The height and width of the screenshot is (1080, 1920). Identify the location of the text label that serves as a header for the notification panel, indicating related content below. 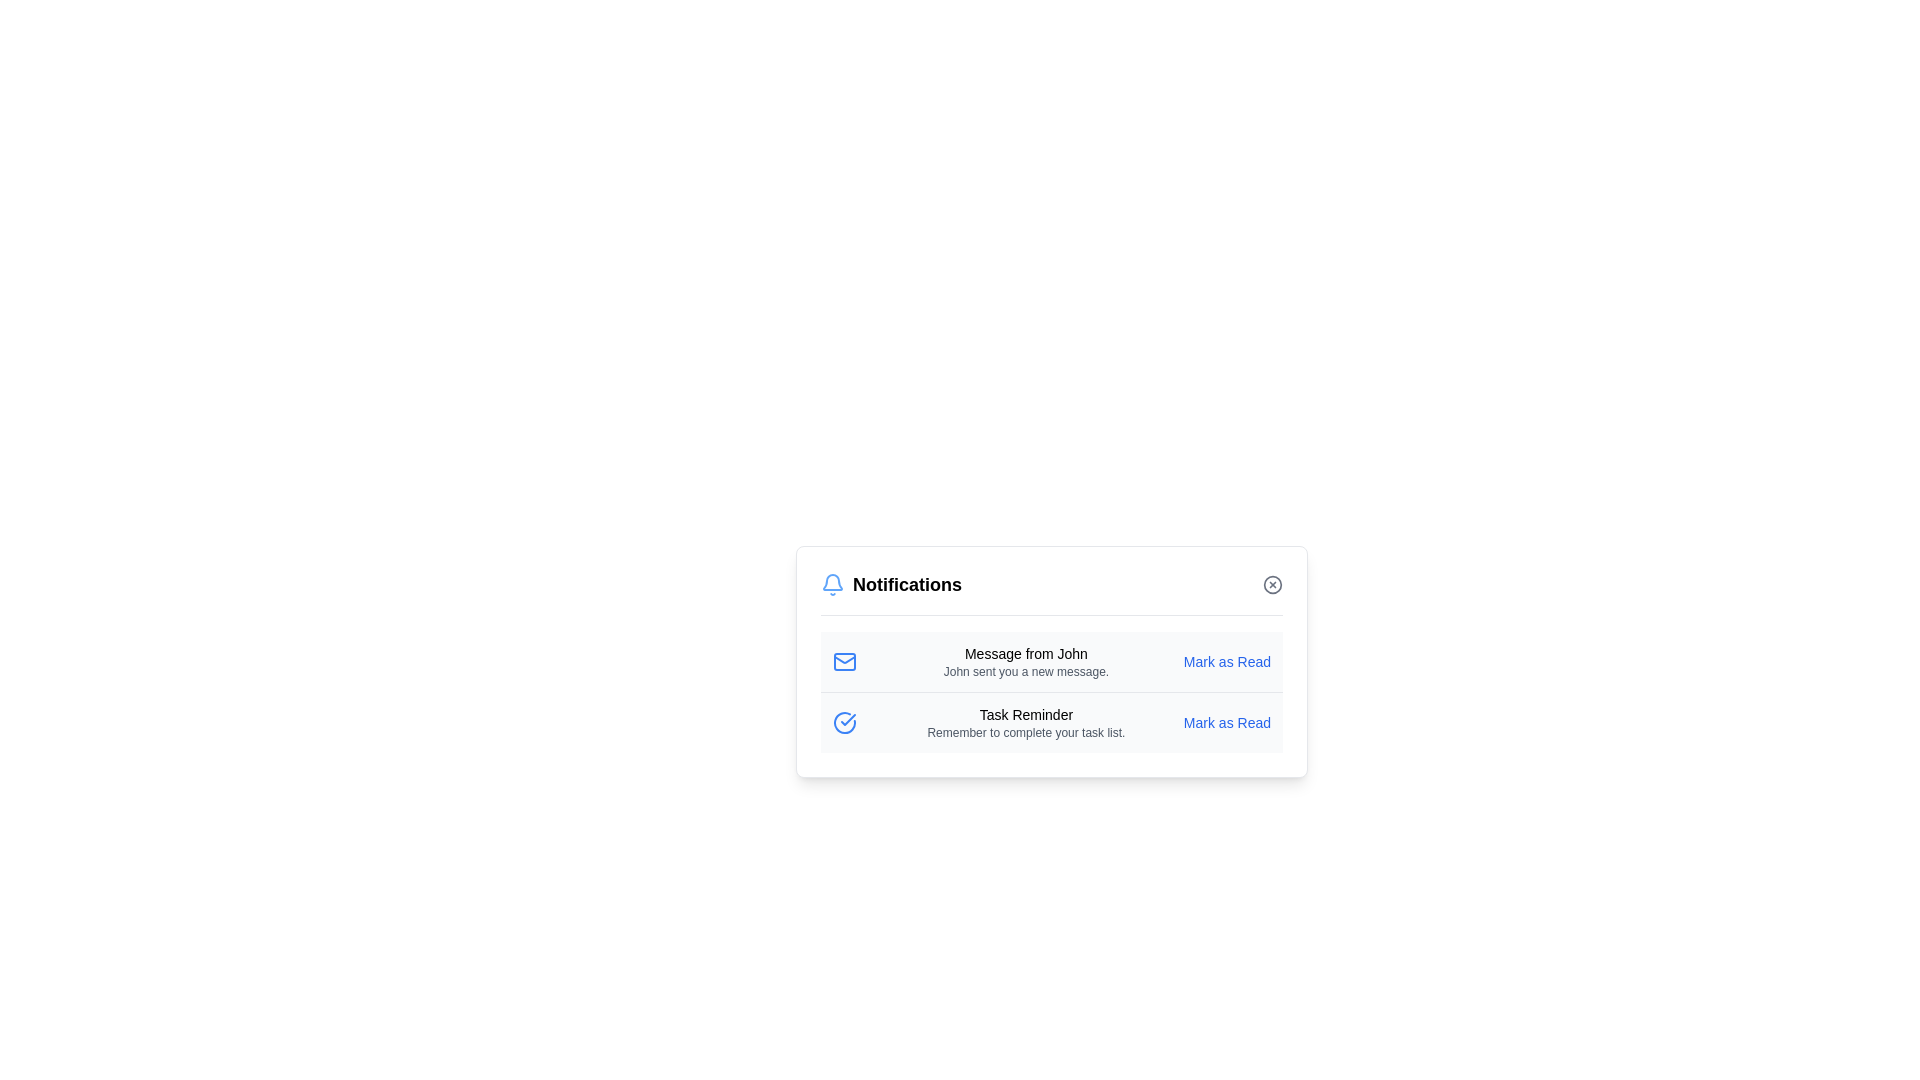
(906, 585).